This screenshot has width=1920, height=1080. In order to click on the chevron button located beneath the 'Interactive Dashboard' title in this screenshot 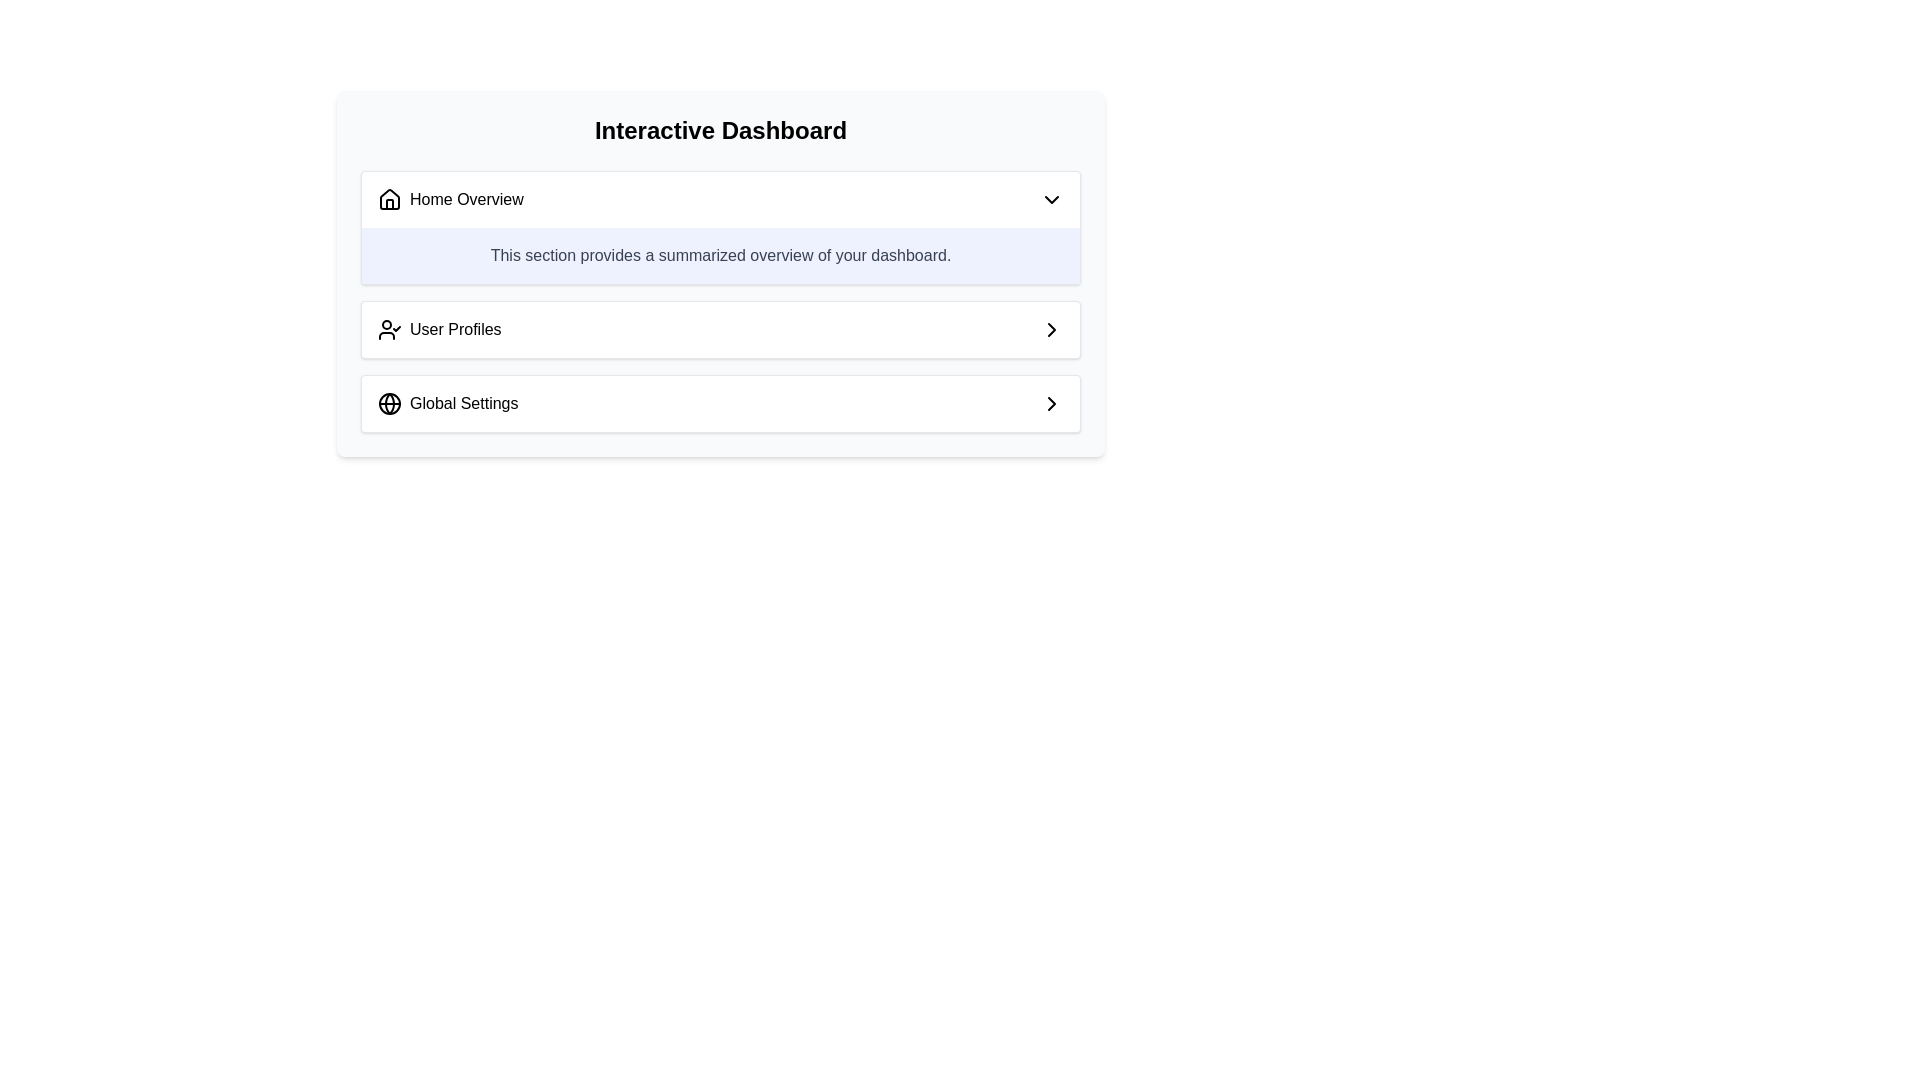, I will do `click(720, 200)`.